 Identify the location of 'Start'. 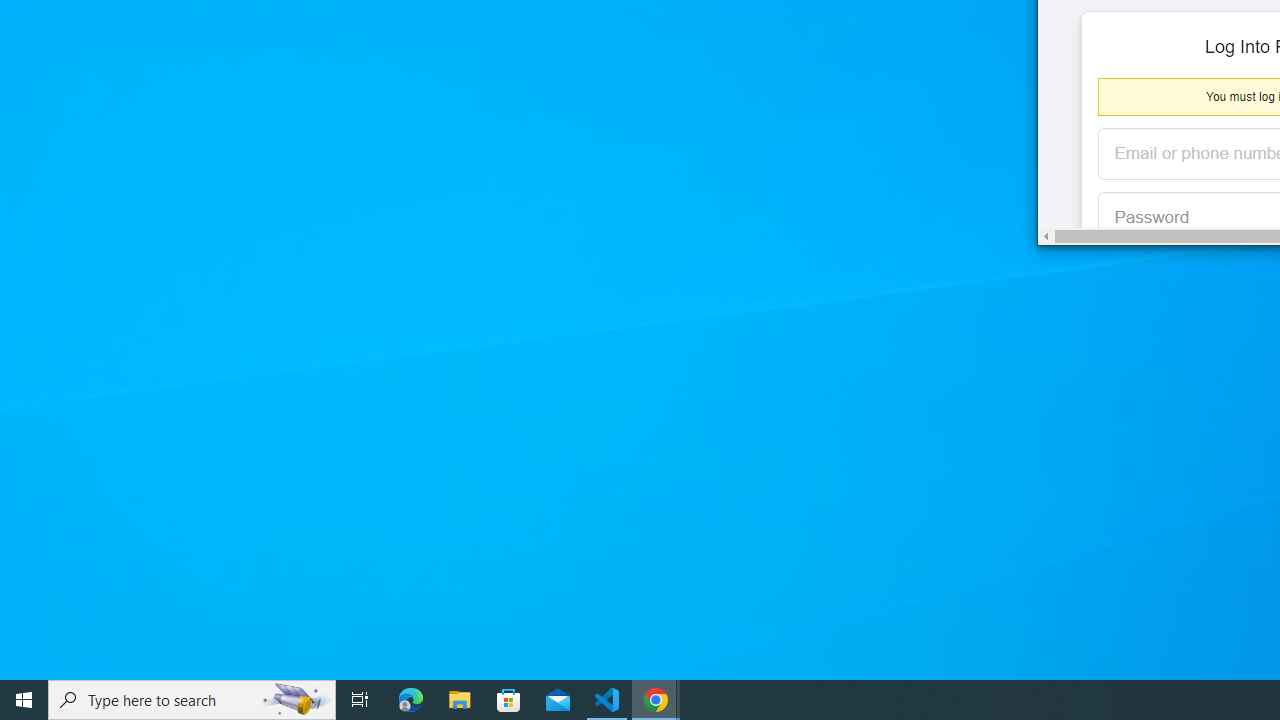
(24, 698).